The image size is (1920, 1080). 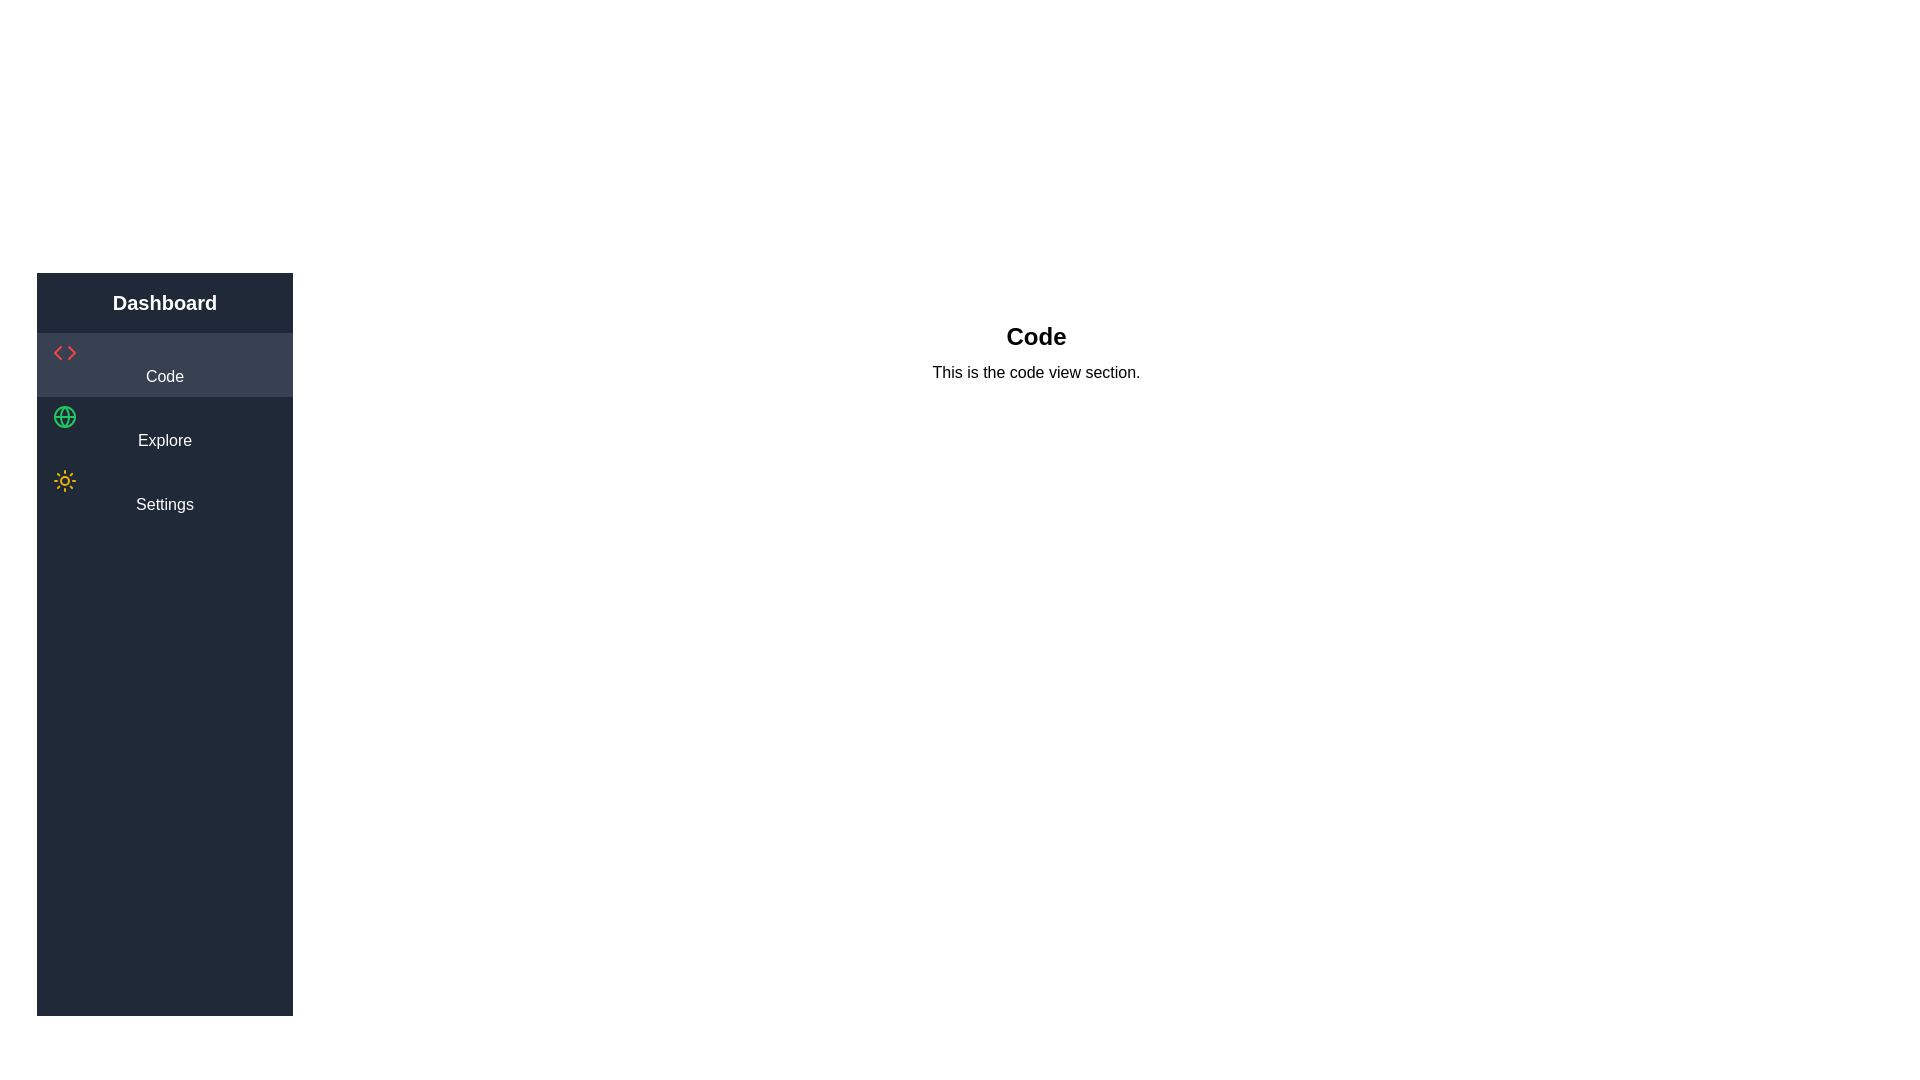 I want to click on the Settings tab in the sidebar, so click(x=164, y=493).